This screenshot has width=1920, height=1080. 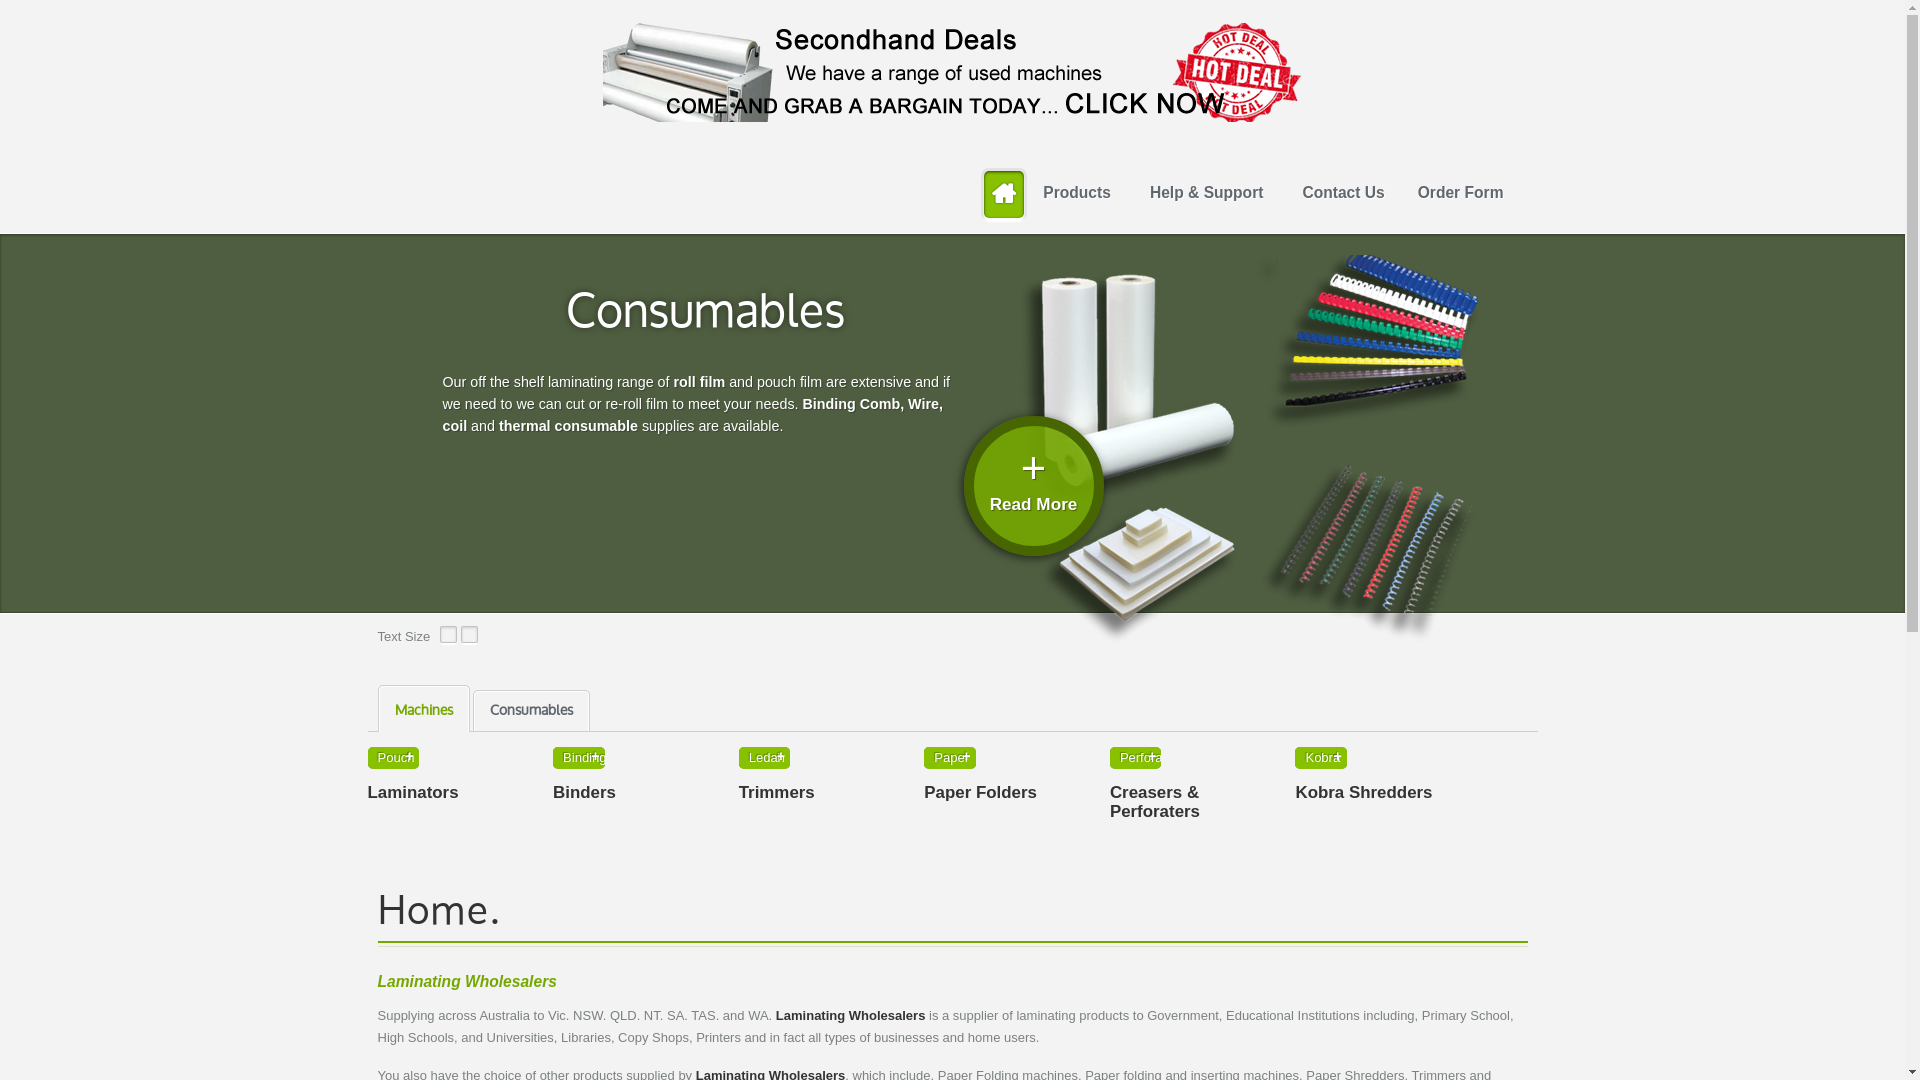 I want to click on 'Royal Sovereign and Ledah Trimmers, so click(x=738, y=757).